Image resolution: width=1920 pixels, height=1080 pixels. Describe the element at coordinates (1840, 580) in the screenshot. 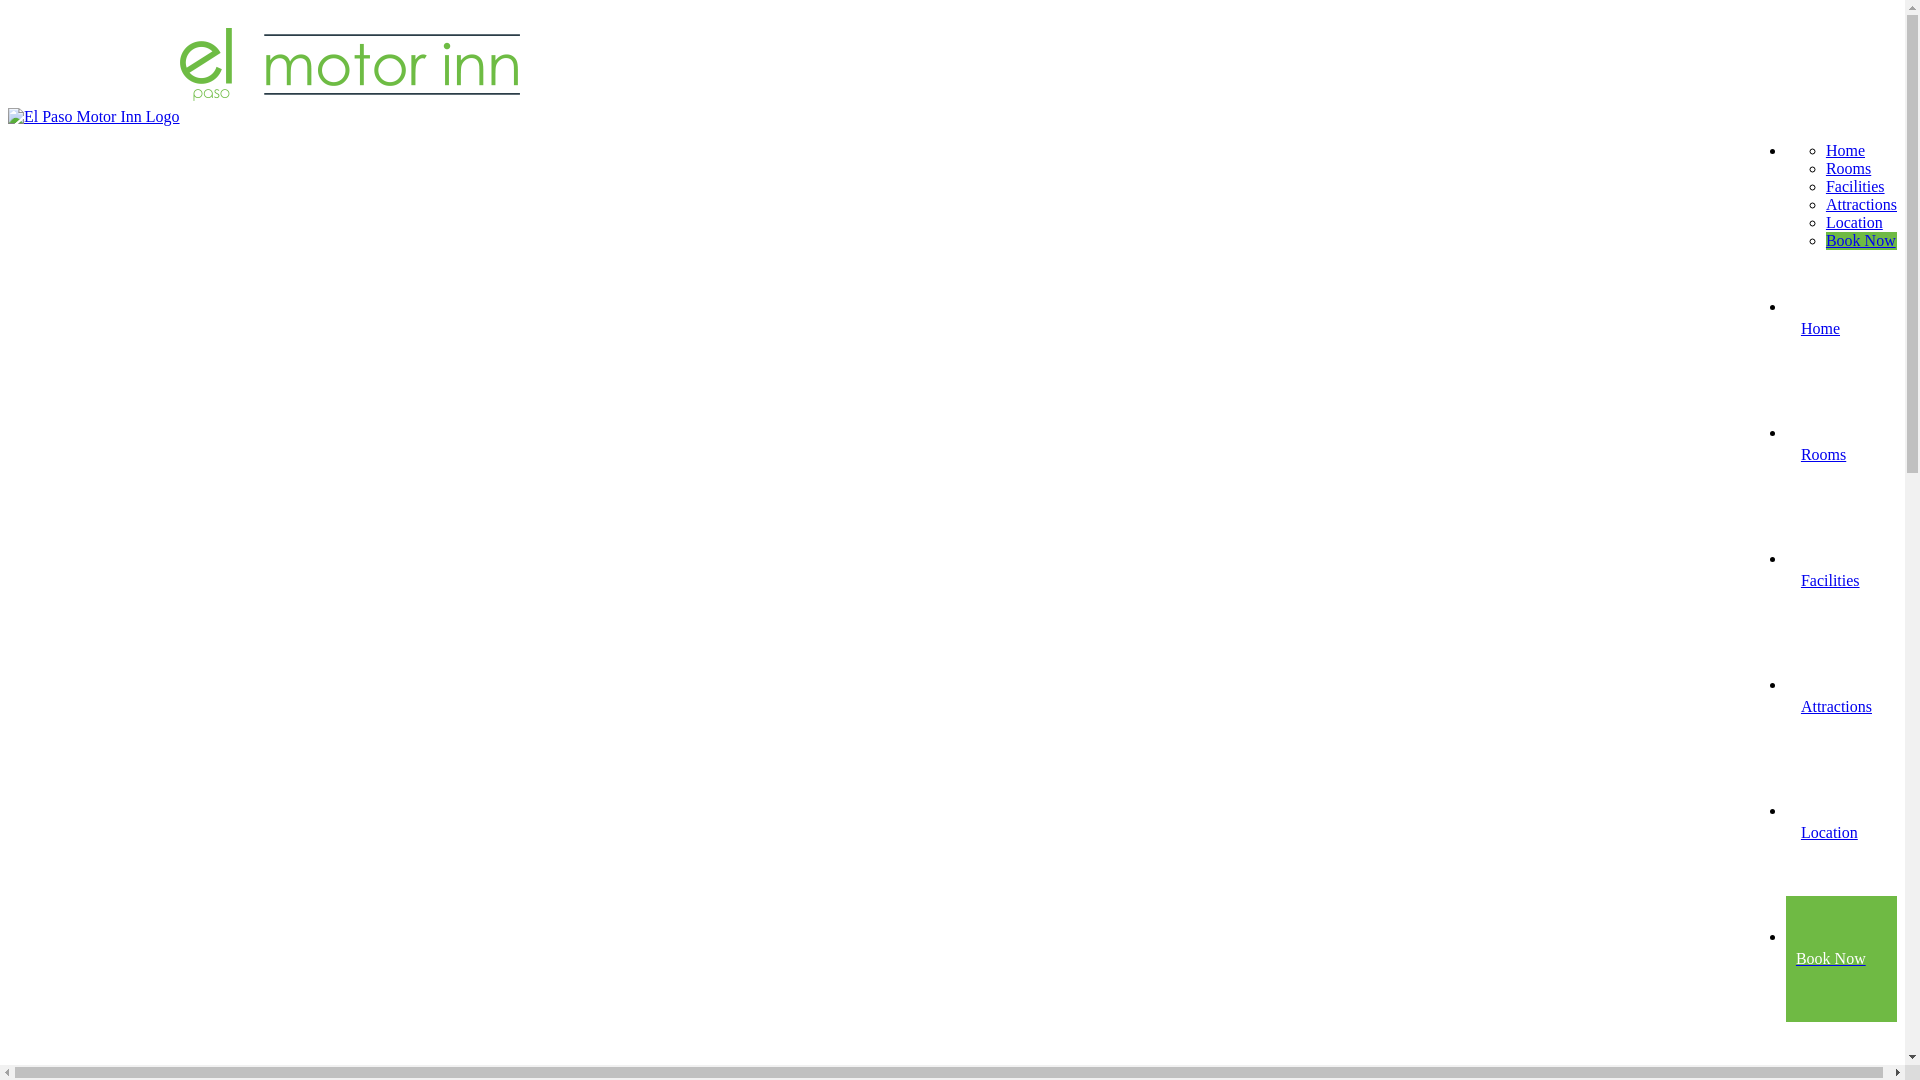

I see `'Facilities'` at that location.